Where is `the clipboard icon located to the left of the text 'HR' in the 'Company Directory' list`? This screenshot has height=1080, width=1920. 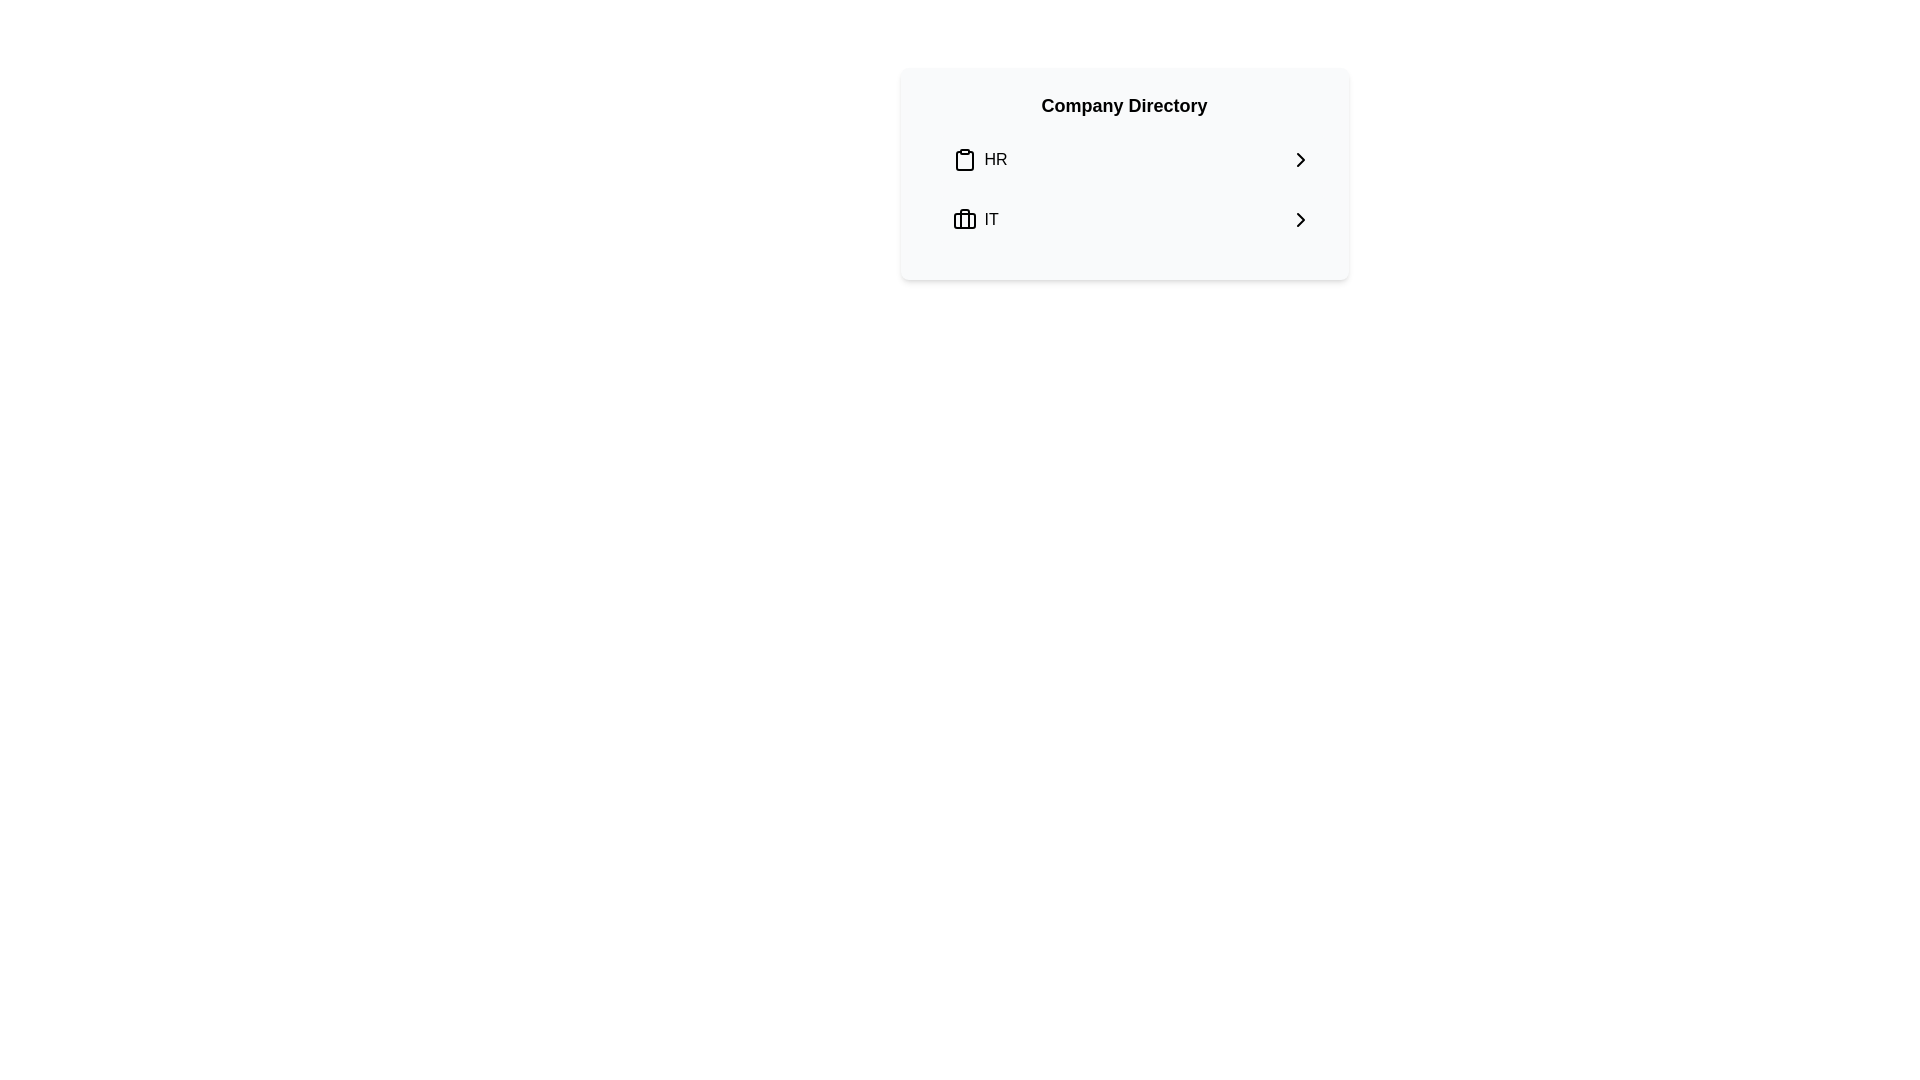 the clipboard icon located to the left of the text 'HR' in the 'Company Directory' list is located at coordinates (964, 158).